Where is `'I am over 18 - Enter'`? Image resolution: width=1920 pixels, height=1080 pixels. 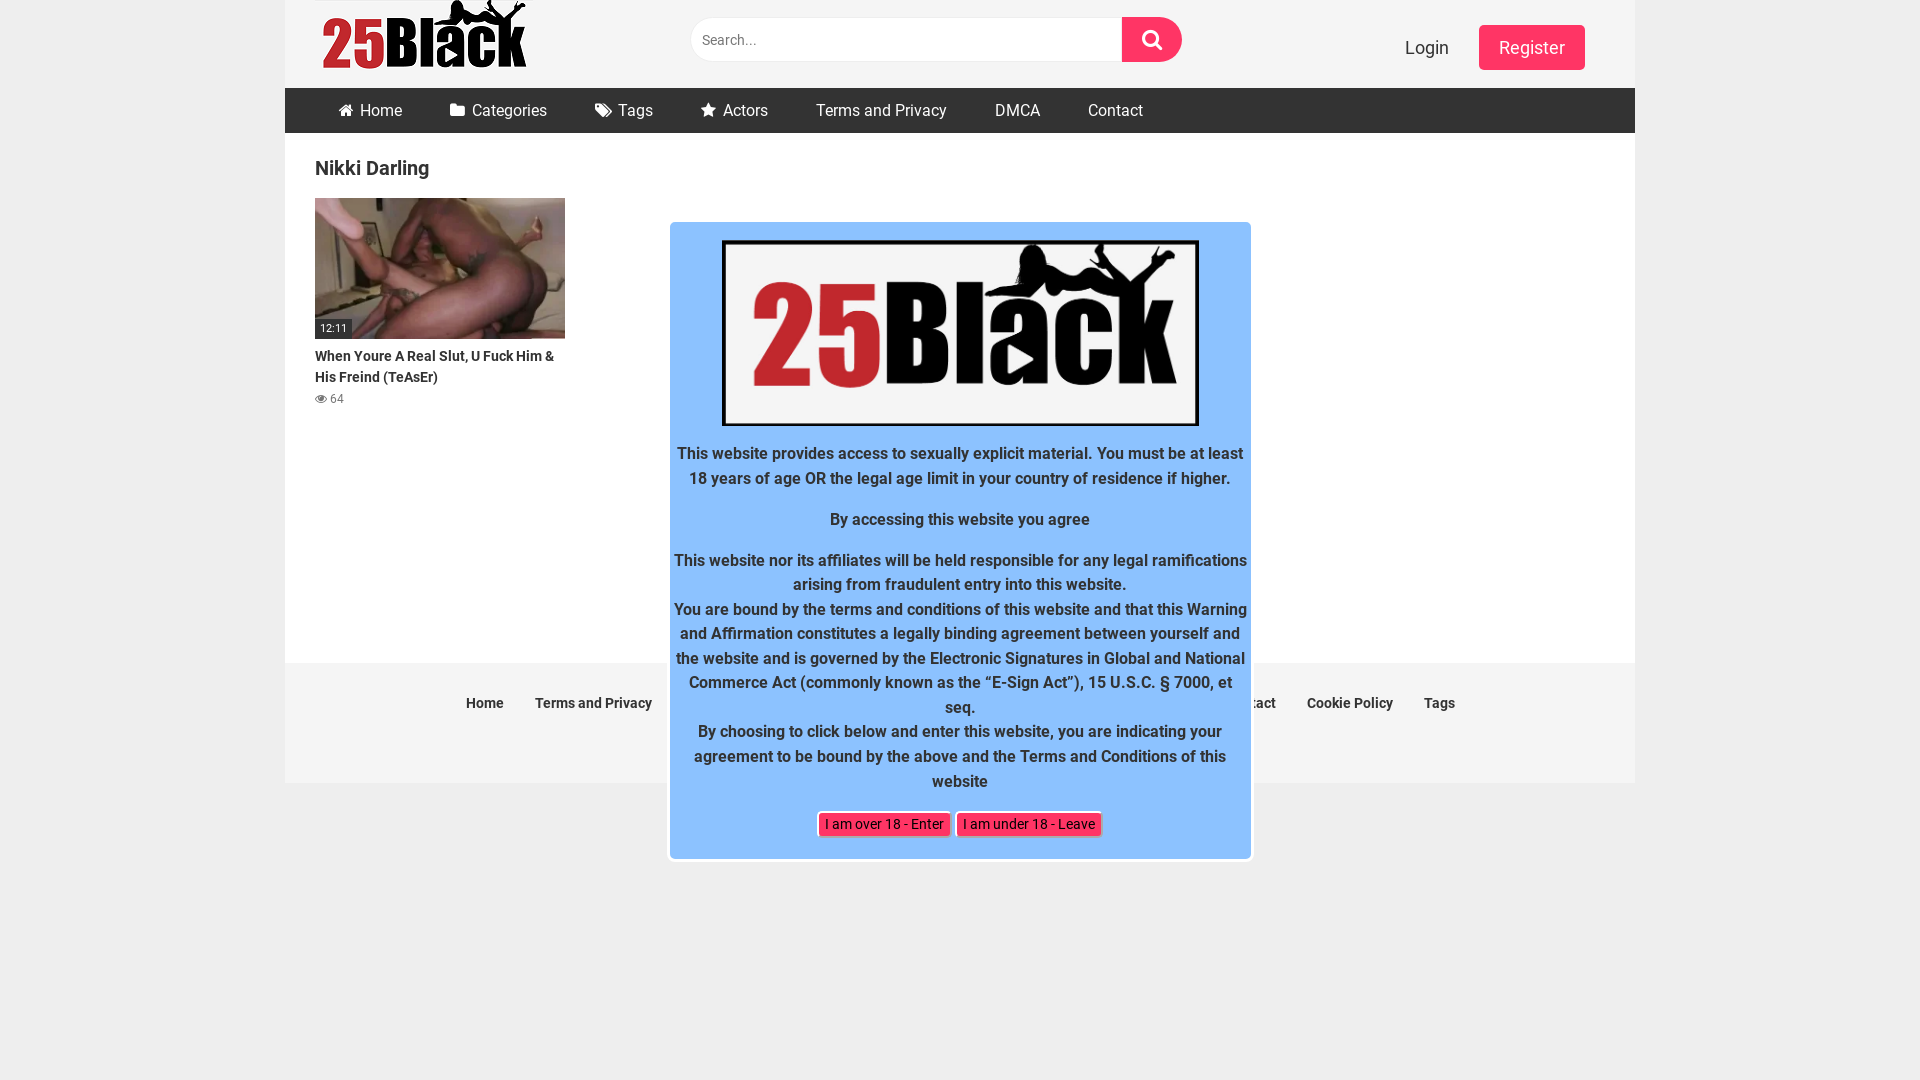 'I am over 18 - Enter' is located at coordinates (883, 824).